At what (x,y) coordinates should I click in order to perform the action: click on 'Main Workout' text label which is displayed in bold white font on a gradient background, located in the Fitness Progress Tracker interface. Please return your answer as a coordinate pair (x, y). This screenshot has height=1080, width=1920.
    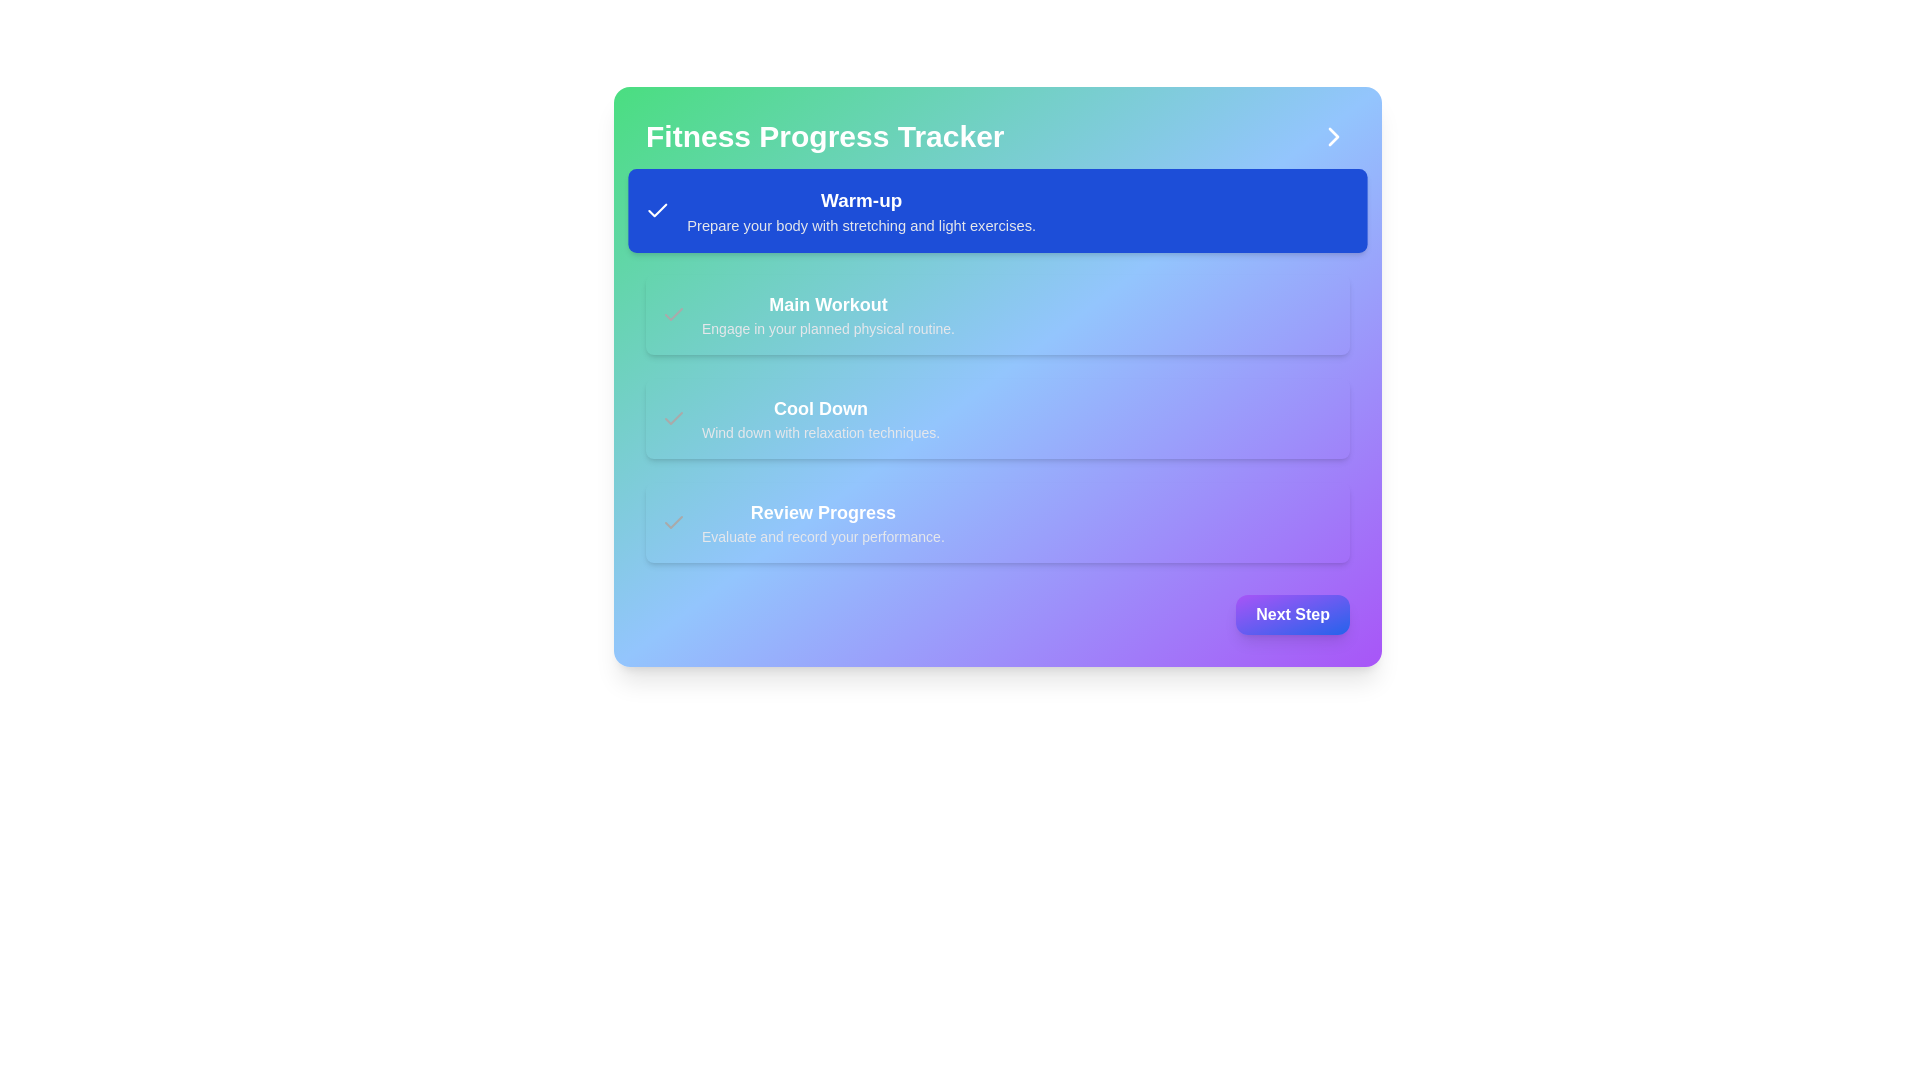
    Looking at the image, I should click on (828, 304).